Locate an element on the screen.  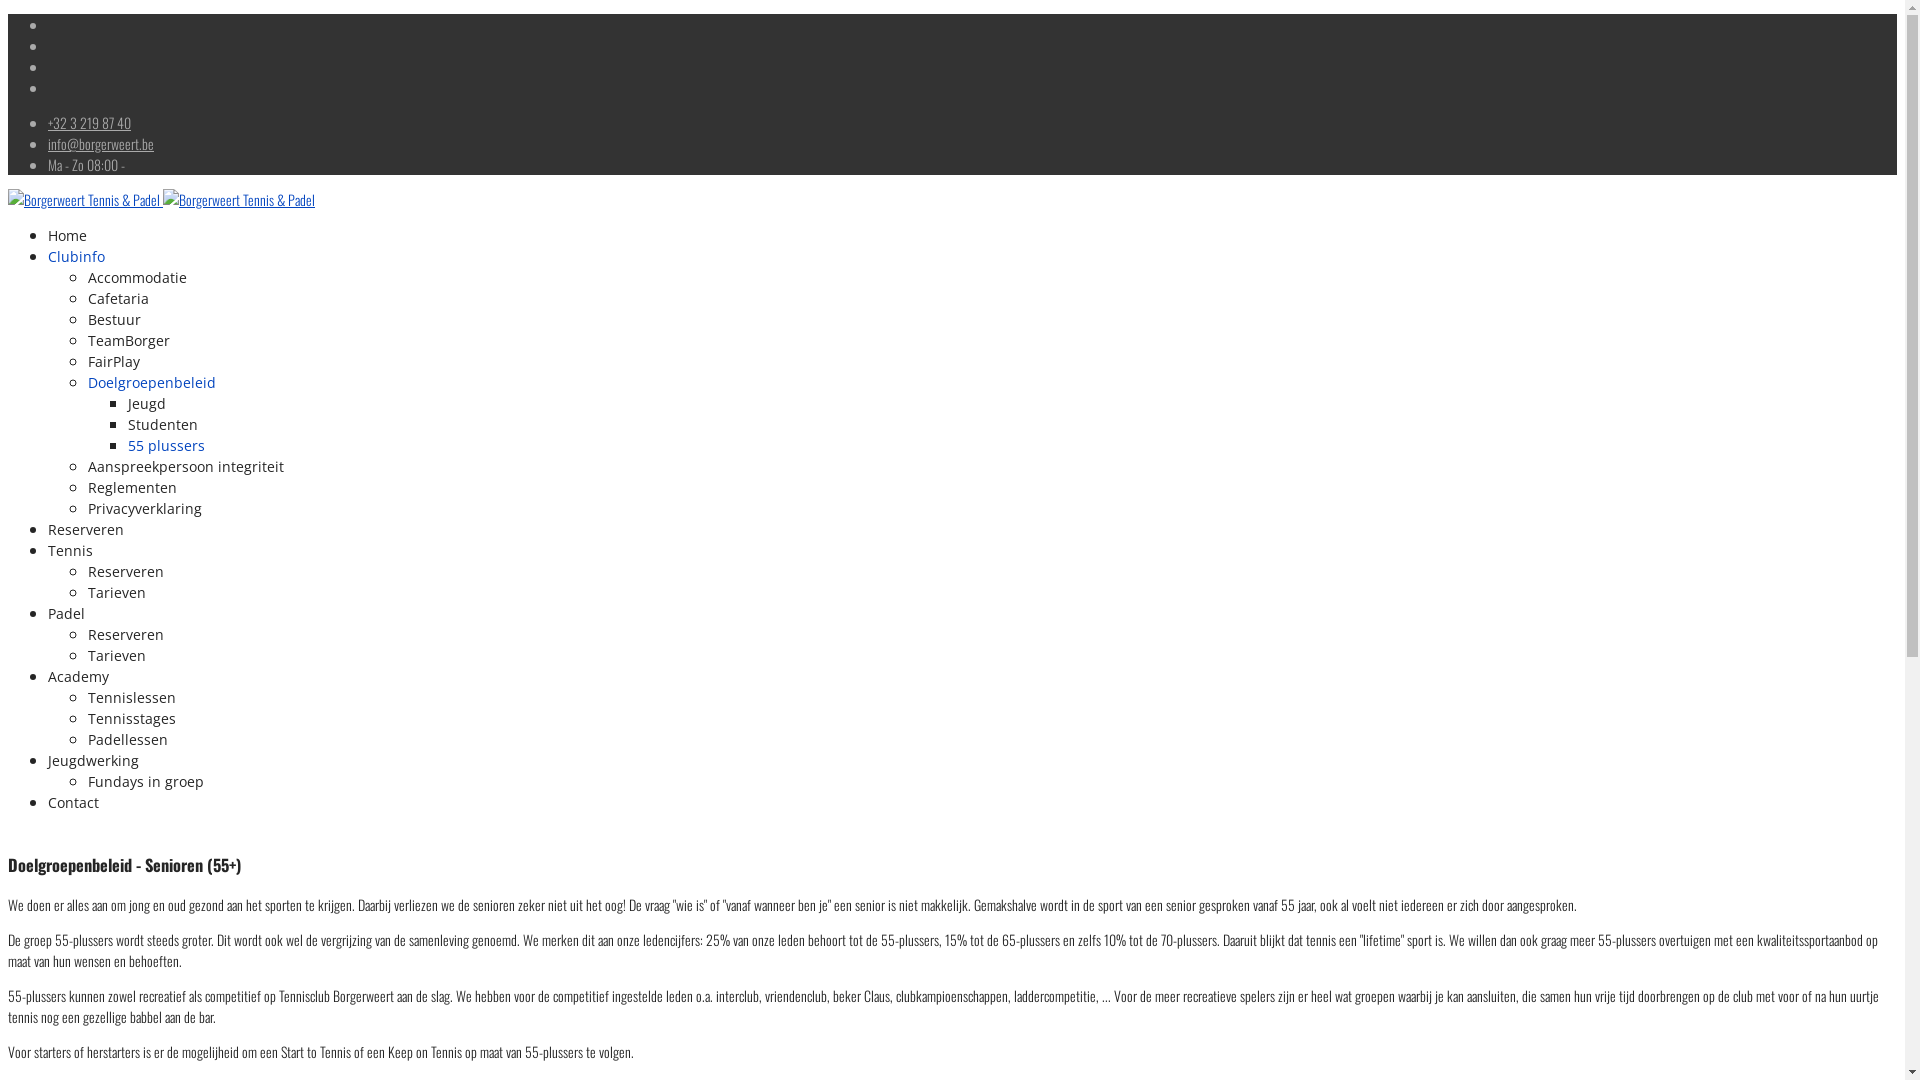
'55 plussers' is located at coordinates (166, 444).